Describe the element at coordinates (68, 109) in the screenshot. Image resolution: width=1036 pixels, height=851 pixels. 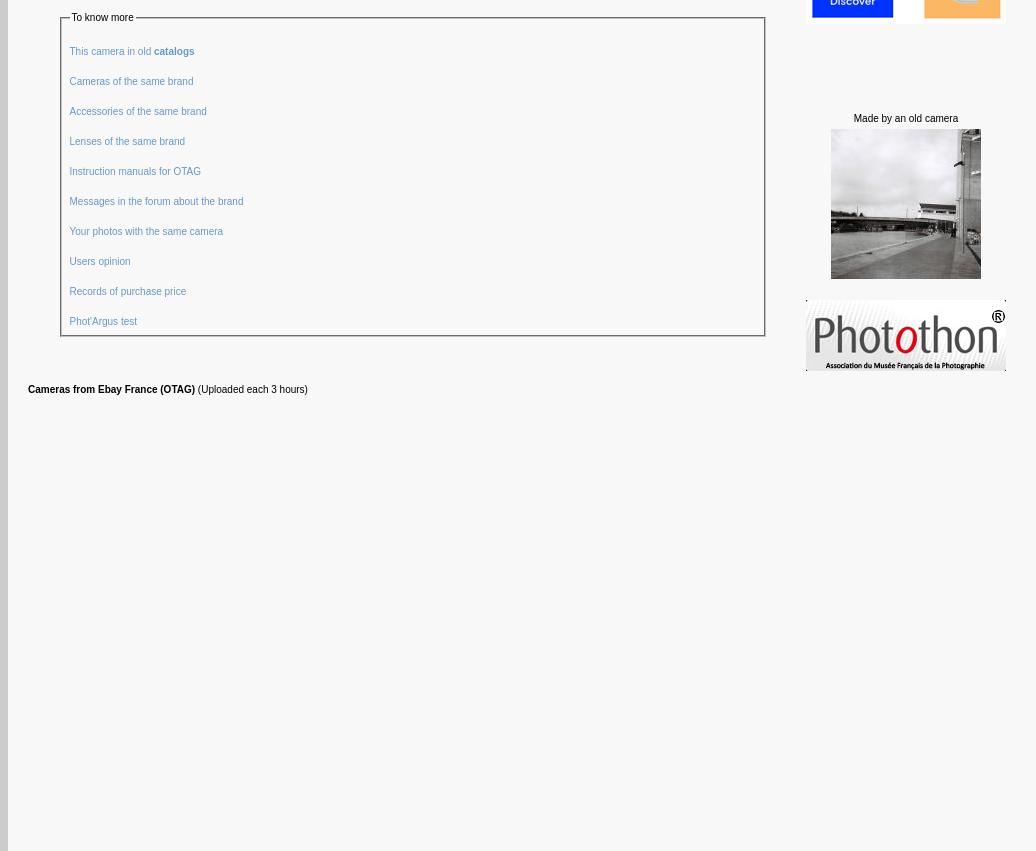
I see `'Accessories of the same brand'` at that location.